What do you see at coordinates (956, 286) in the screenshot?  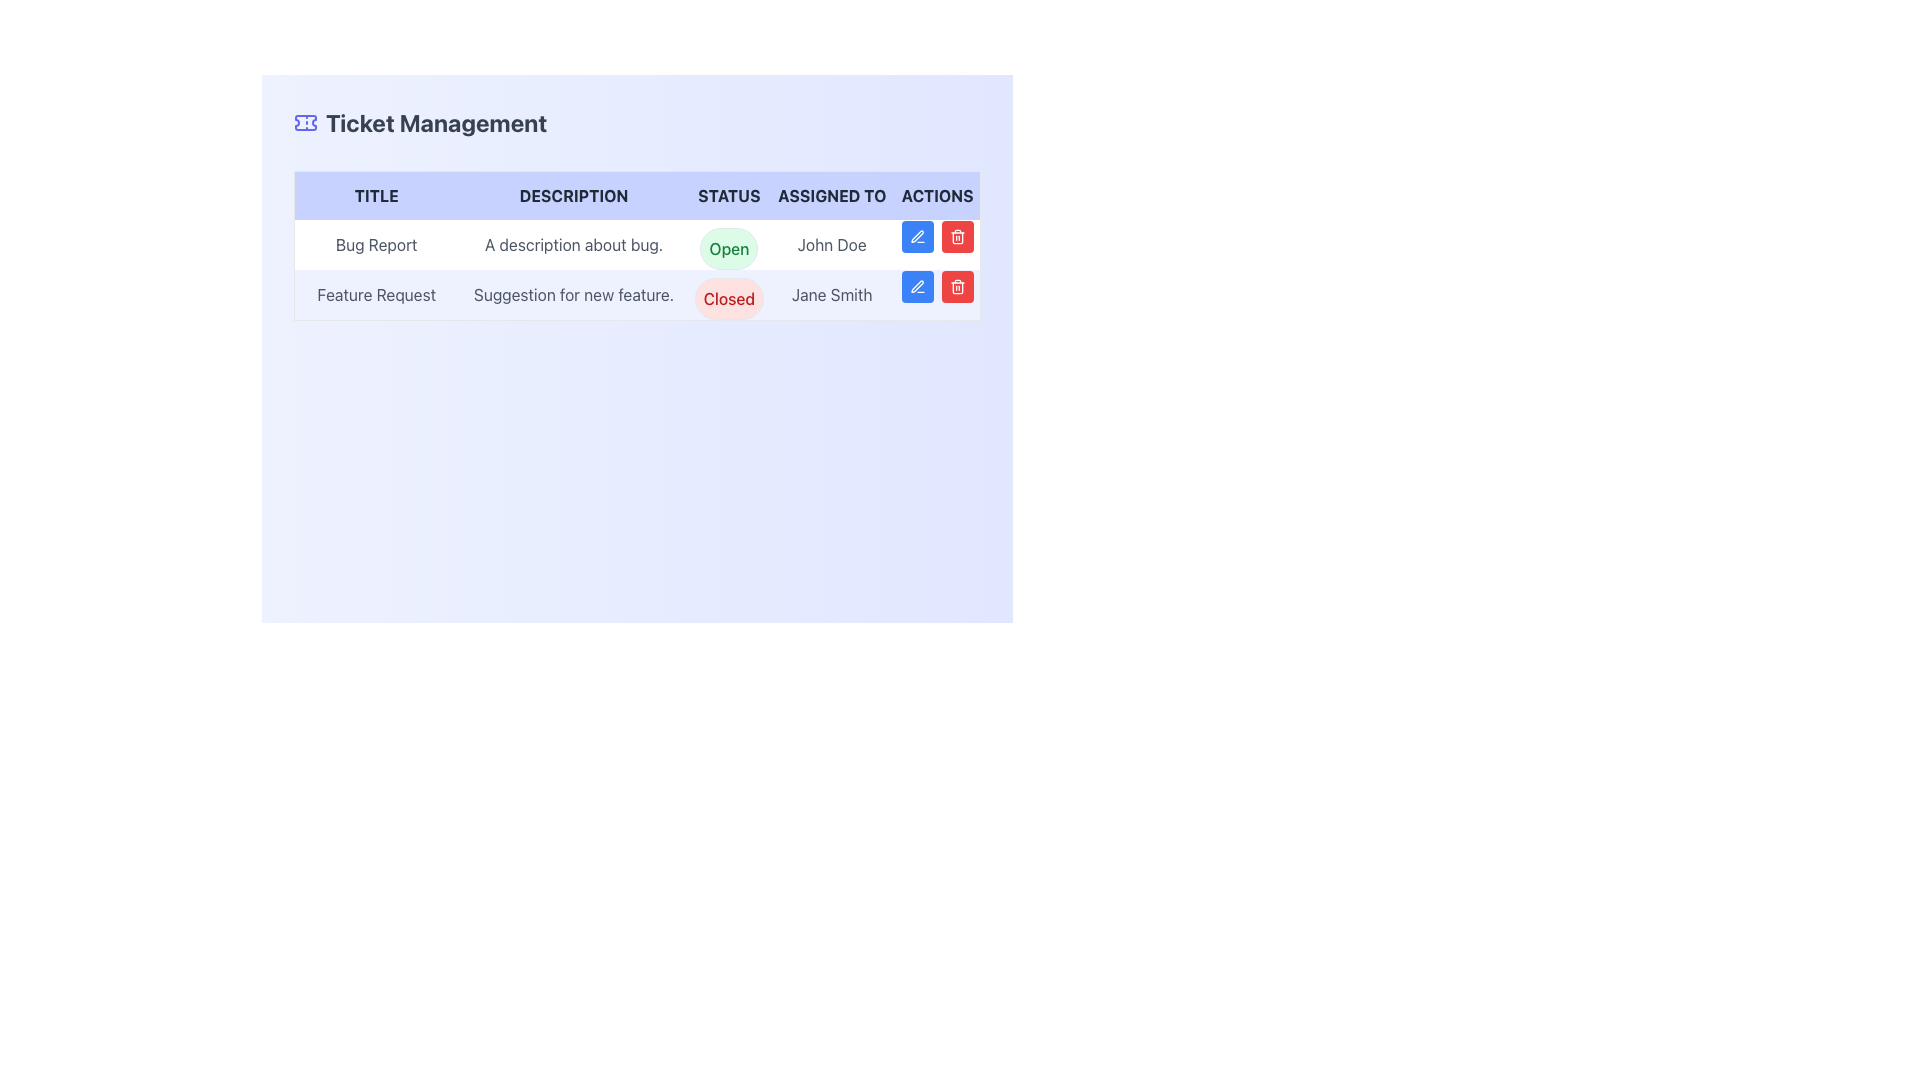 I see `the delete button with a trash can icon located in the 'Actions' column of the second row in the table, next to the 'Assigned To' column with text 'Jane Smith'` at bounding box center [956, 286].